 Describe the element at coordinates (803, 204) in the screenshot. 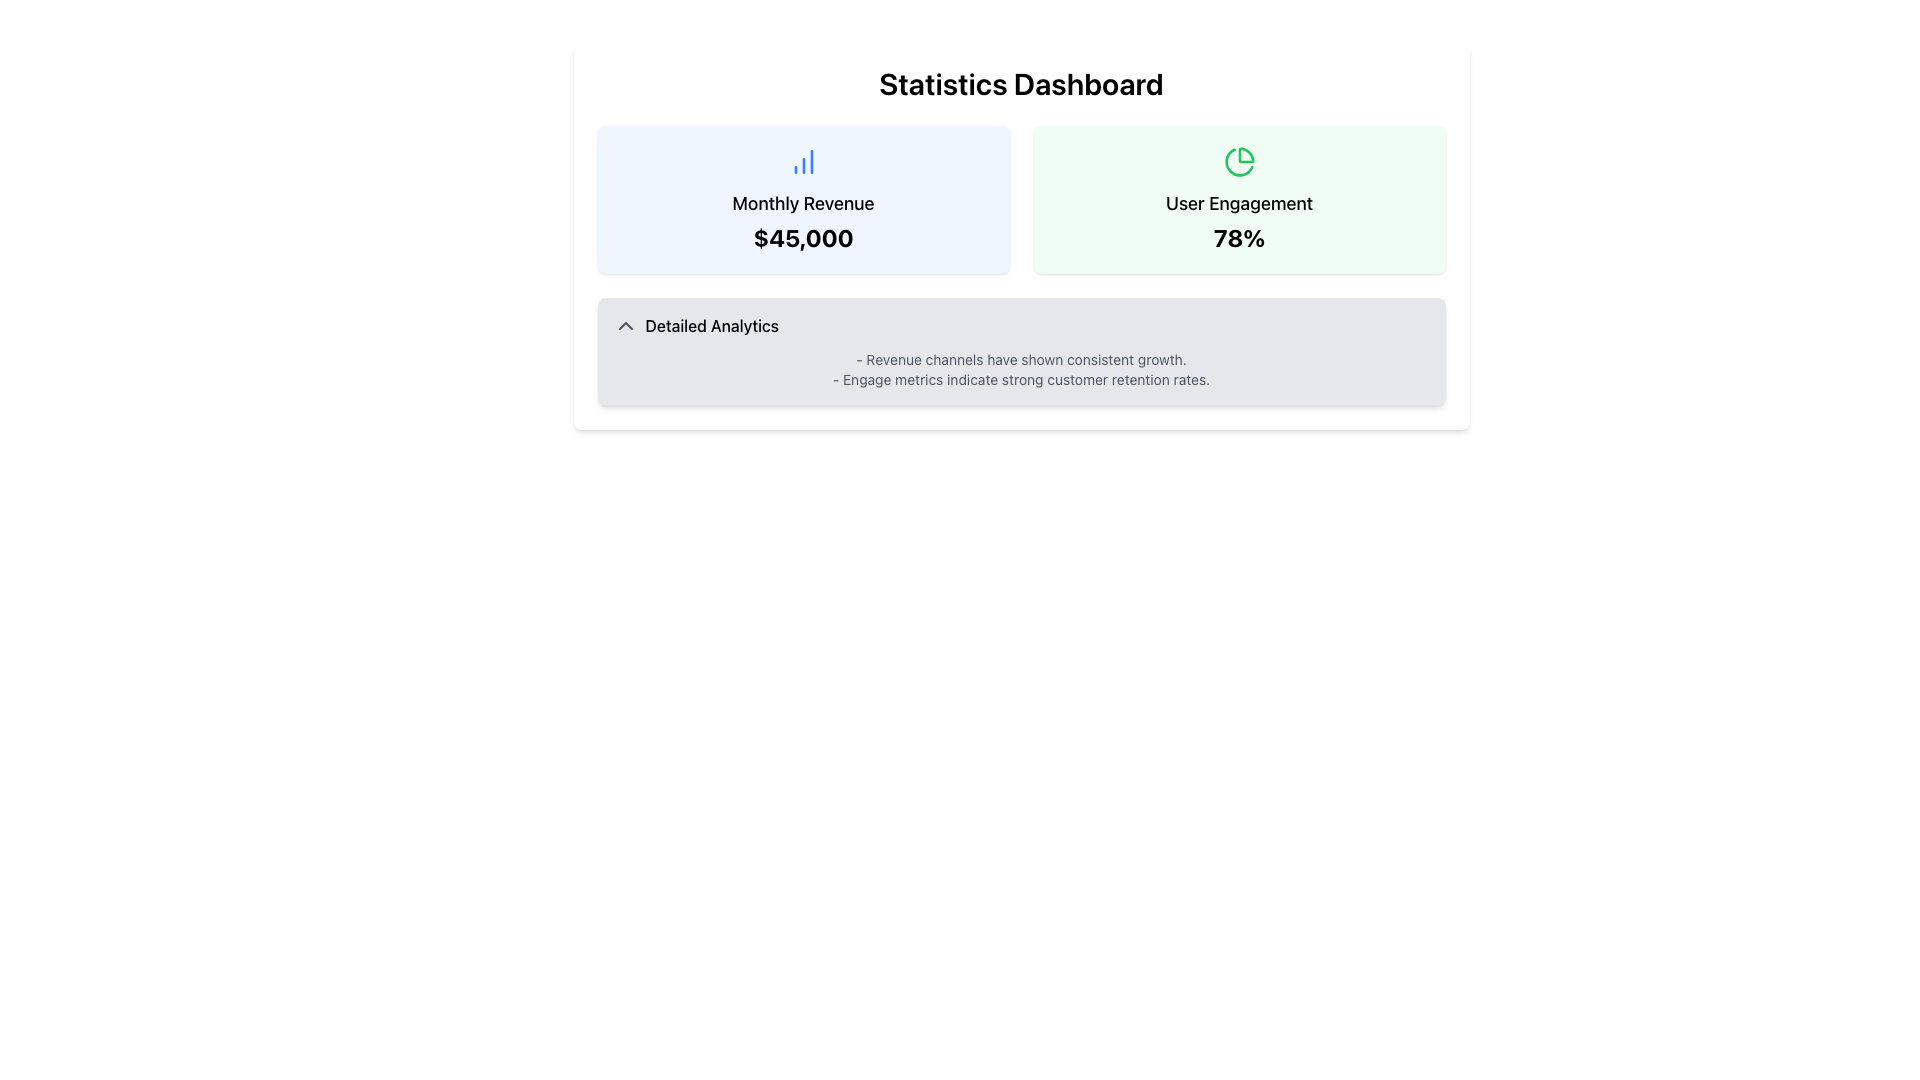

I see `the Text Label indicating the metric specified by the numerical value '$45,000' within the light blue card in the dashboard layout` at that location.